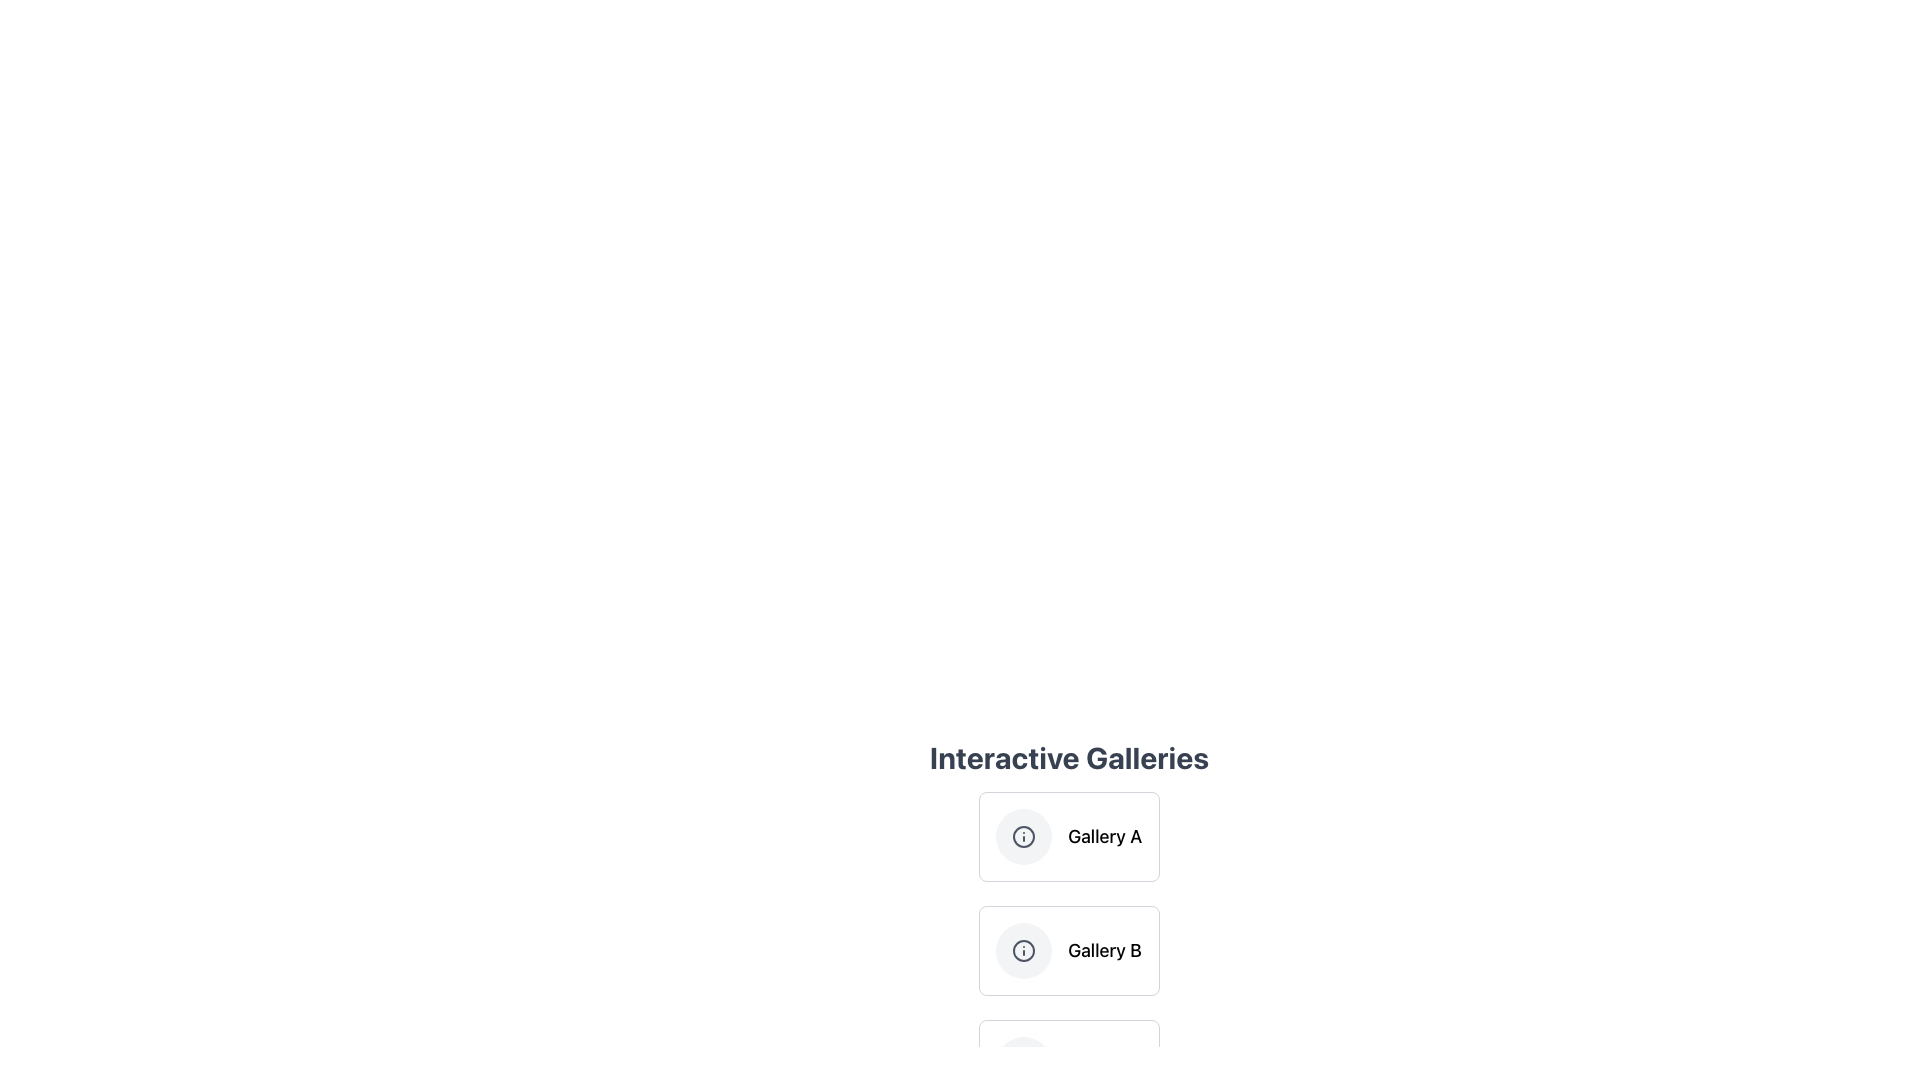 This screenshot has width=1920, height=1080. I want to click on the text label displaying 'Gallery A', which is located to the right of a circular icon with an 'i' symbol in the 'Interactive Galleries' section, so click(1104, 837).